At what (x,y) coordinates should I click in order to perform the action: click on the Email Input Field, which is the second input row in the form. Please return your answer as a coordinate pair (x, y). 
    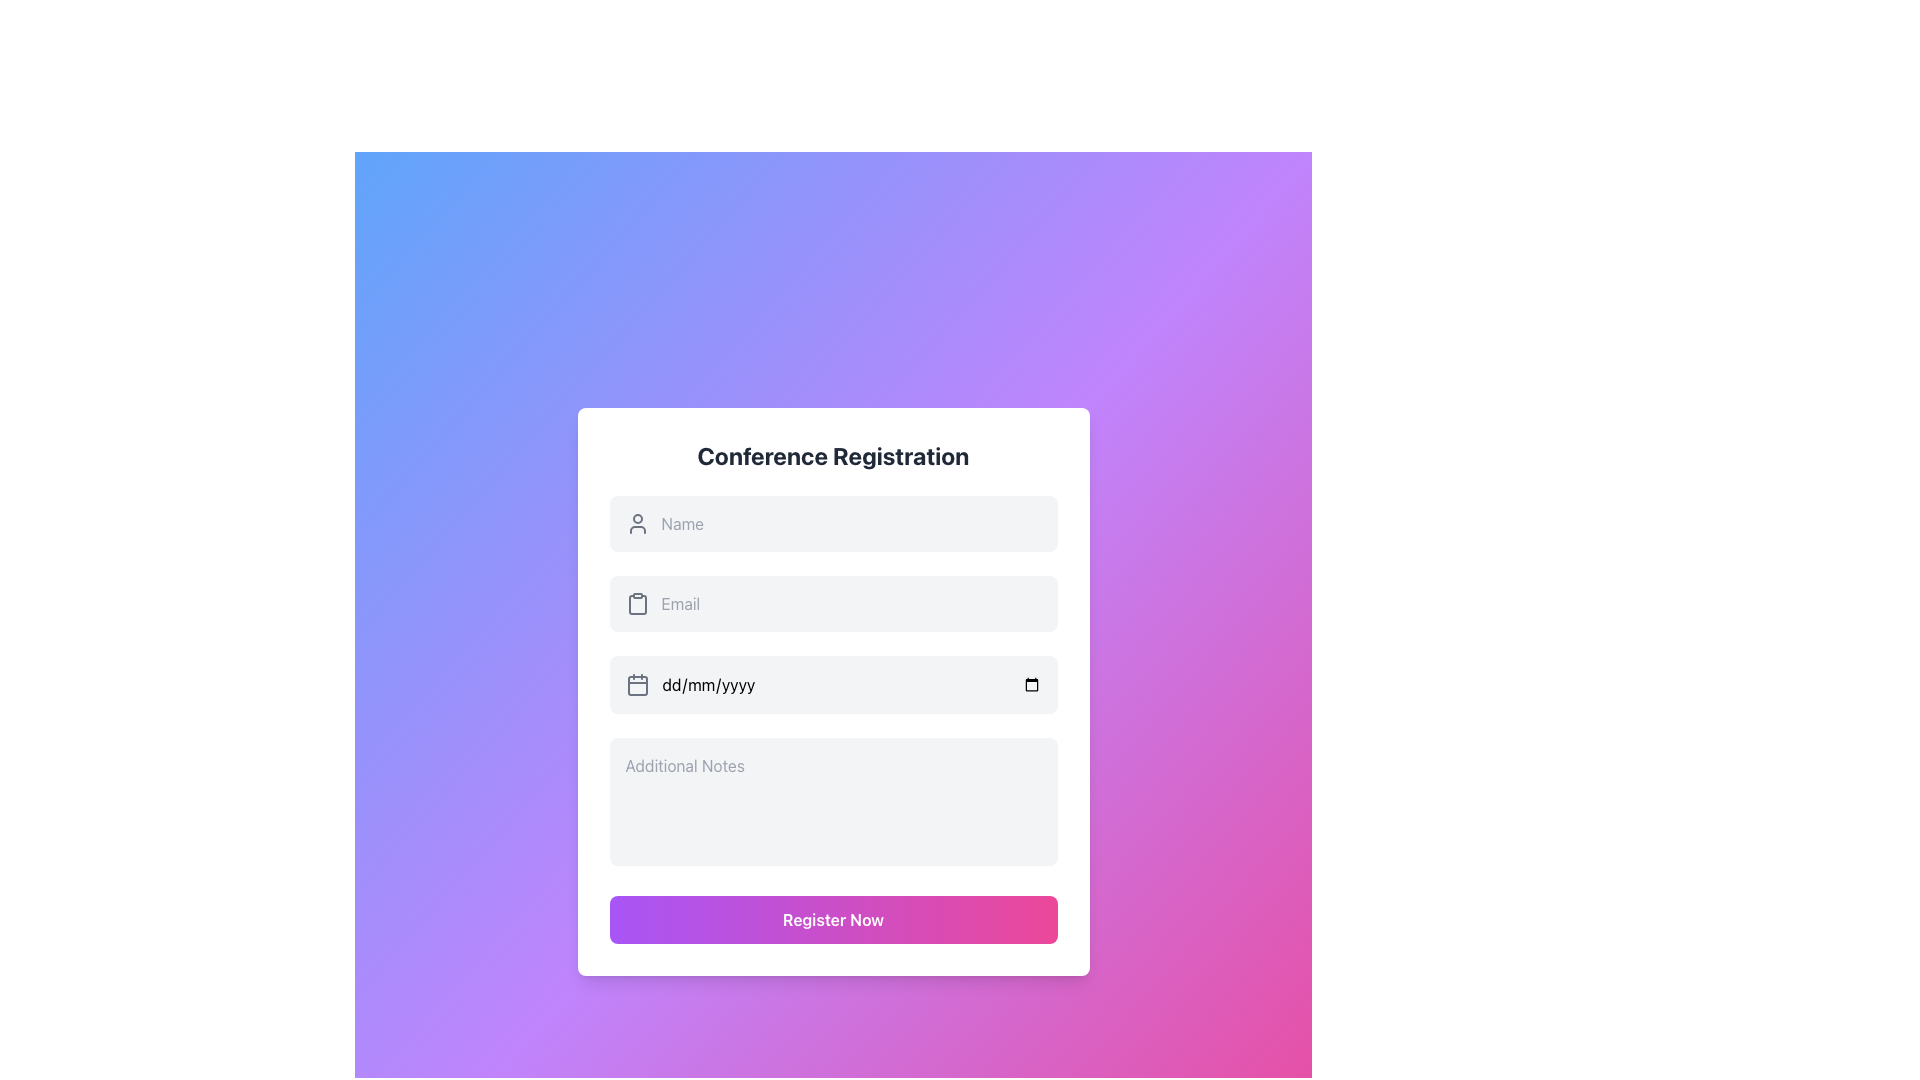
    Looking at the image, I should click on (833, 603).